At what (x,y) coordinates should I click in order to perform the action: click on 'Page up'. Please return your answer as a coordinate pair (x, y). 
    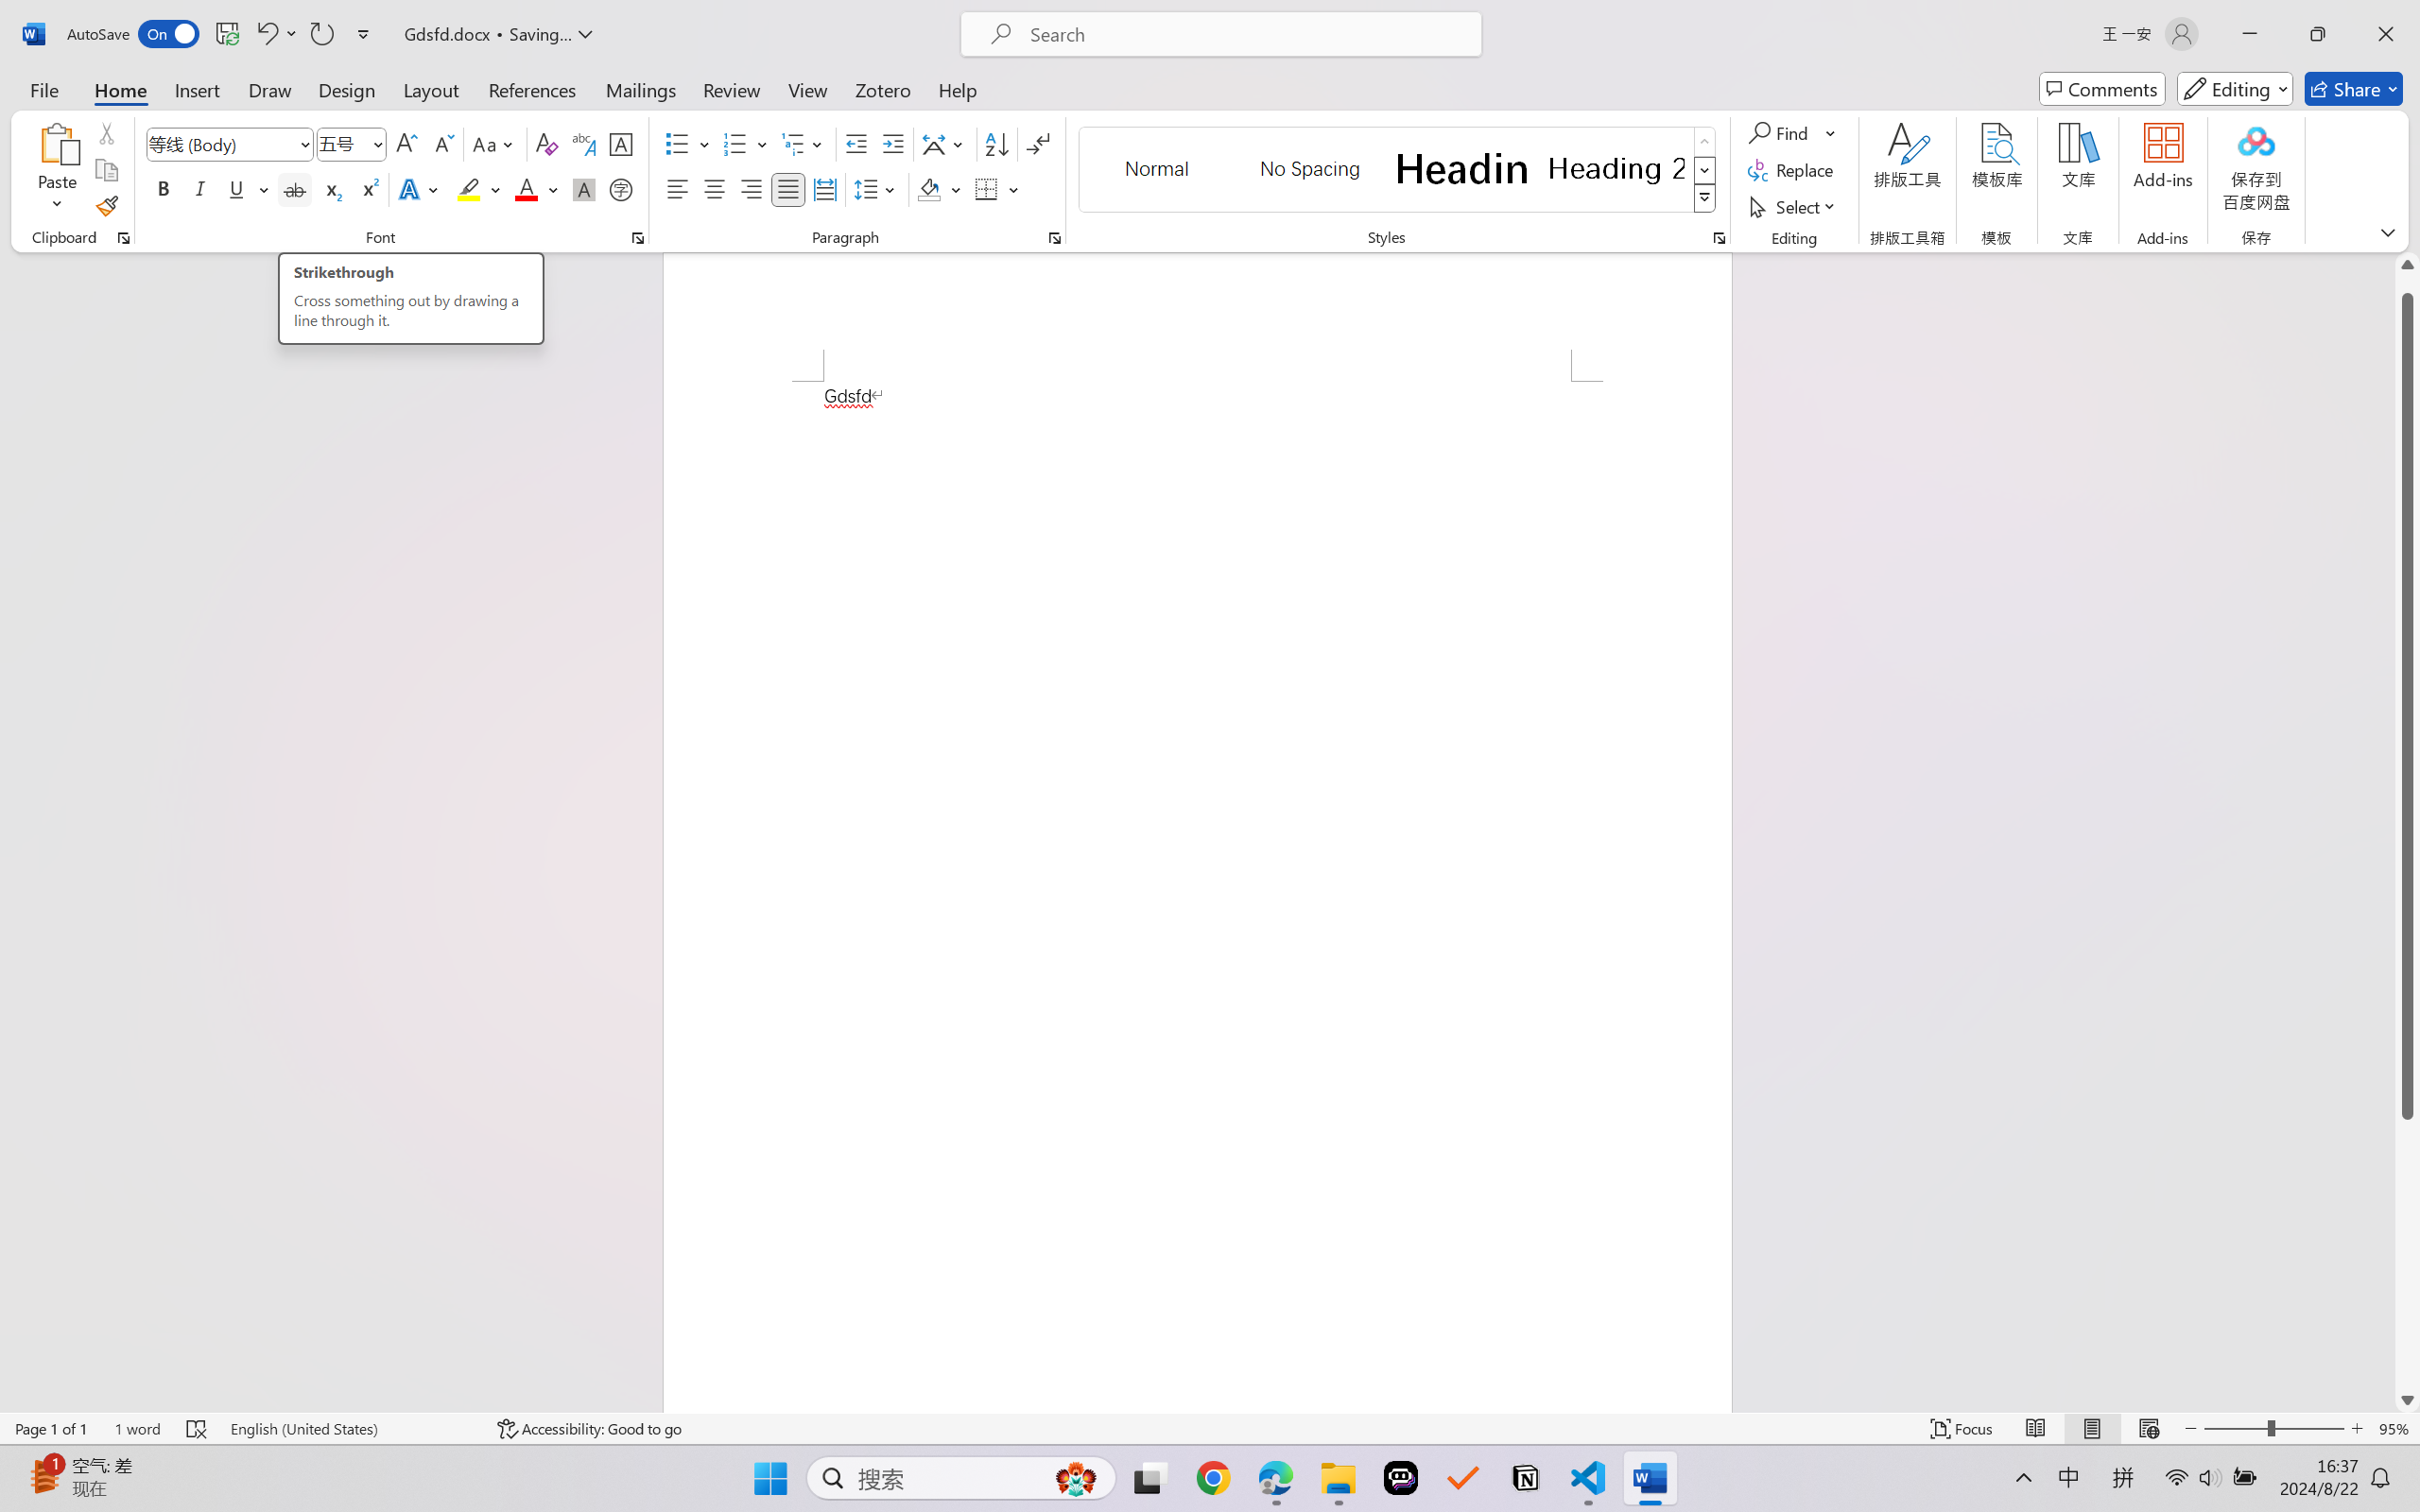
    Looking at the image, I should click on (2407, 284).